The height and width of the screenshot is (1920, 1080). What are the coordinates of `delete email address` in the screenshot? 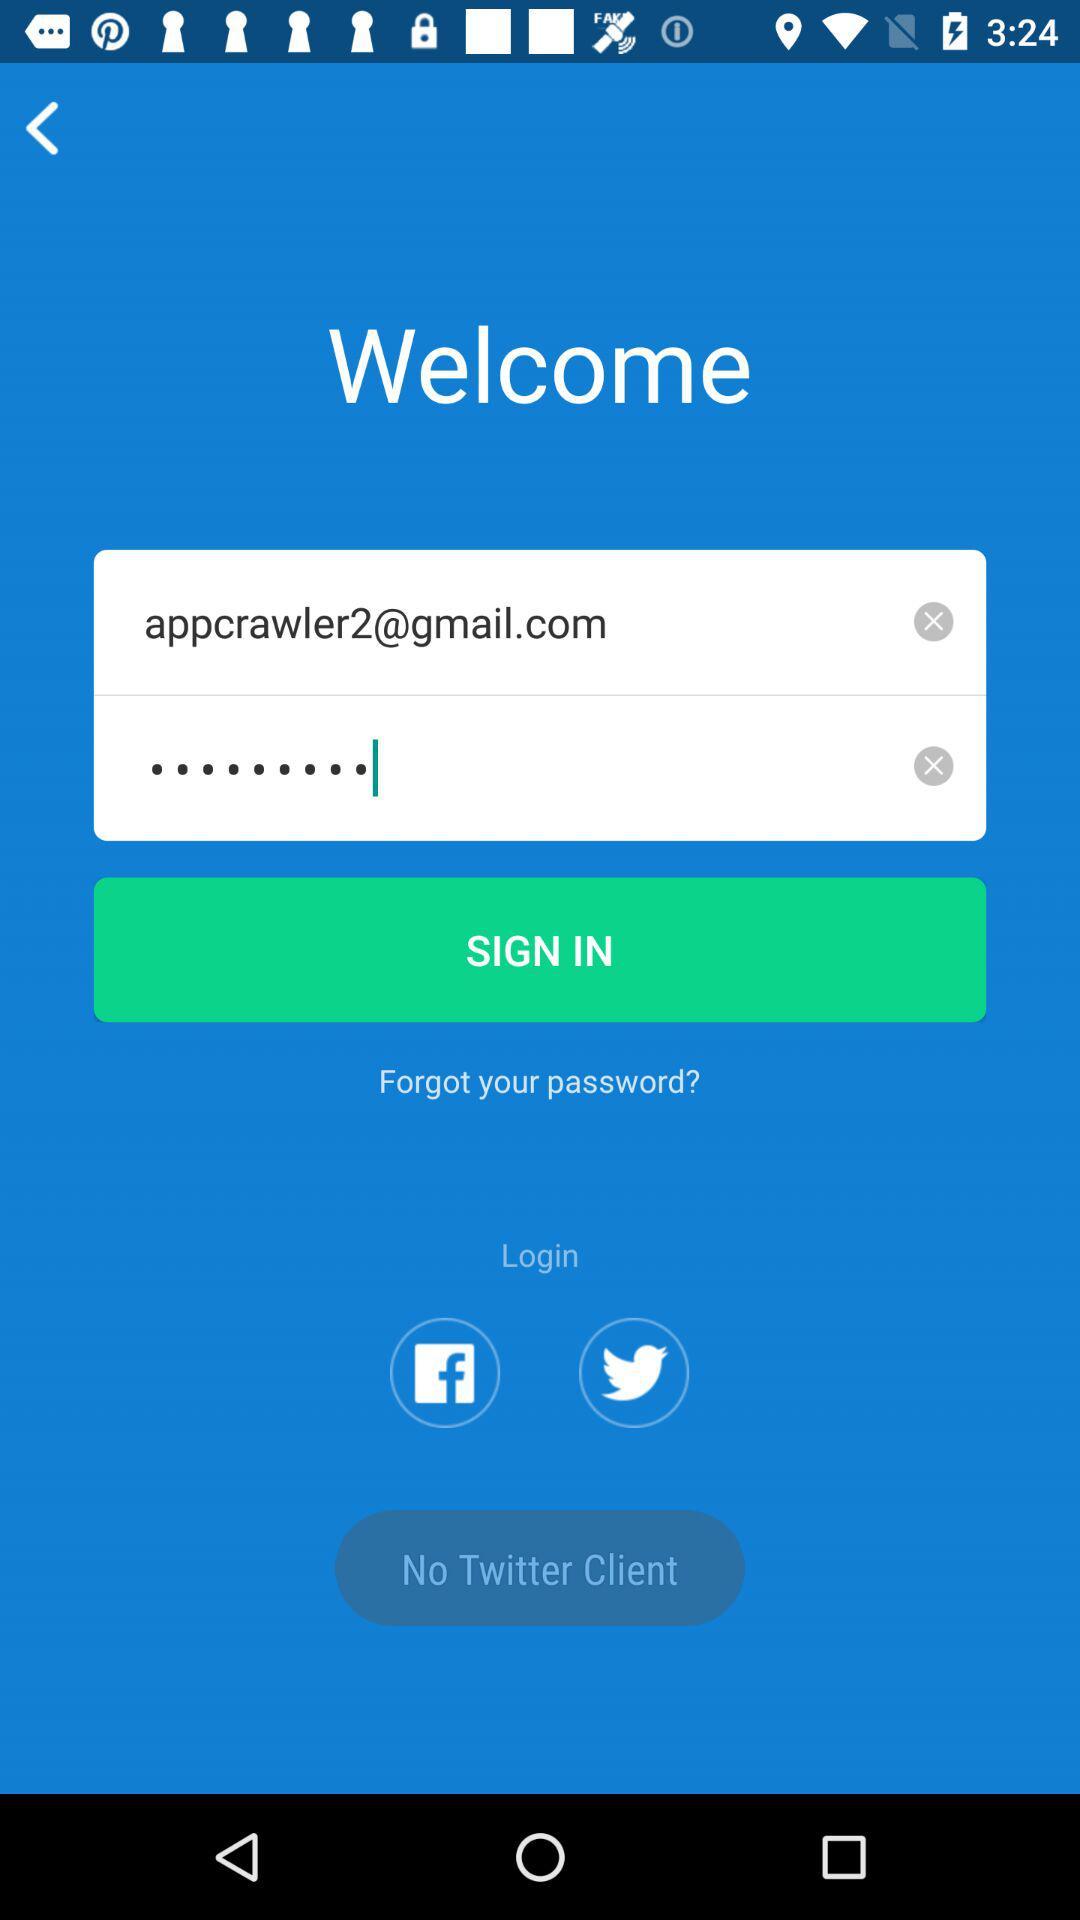 It's located at (933, 620).